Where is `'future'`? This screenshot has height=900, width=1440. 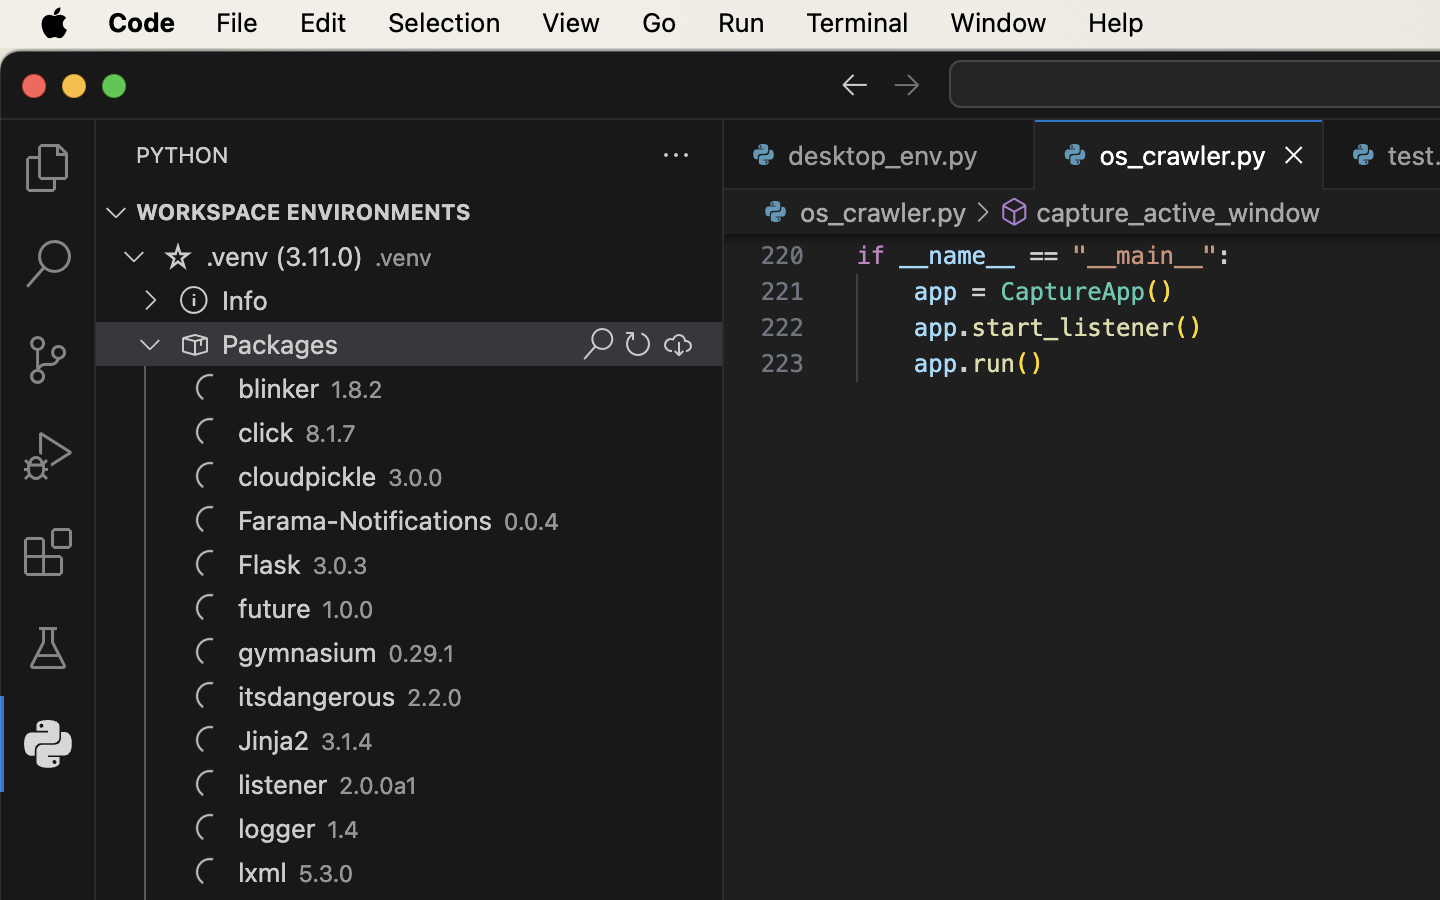 'future' is located at coordinates (274, 609).